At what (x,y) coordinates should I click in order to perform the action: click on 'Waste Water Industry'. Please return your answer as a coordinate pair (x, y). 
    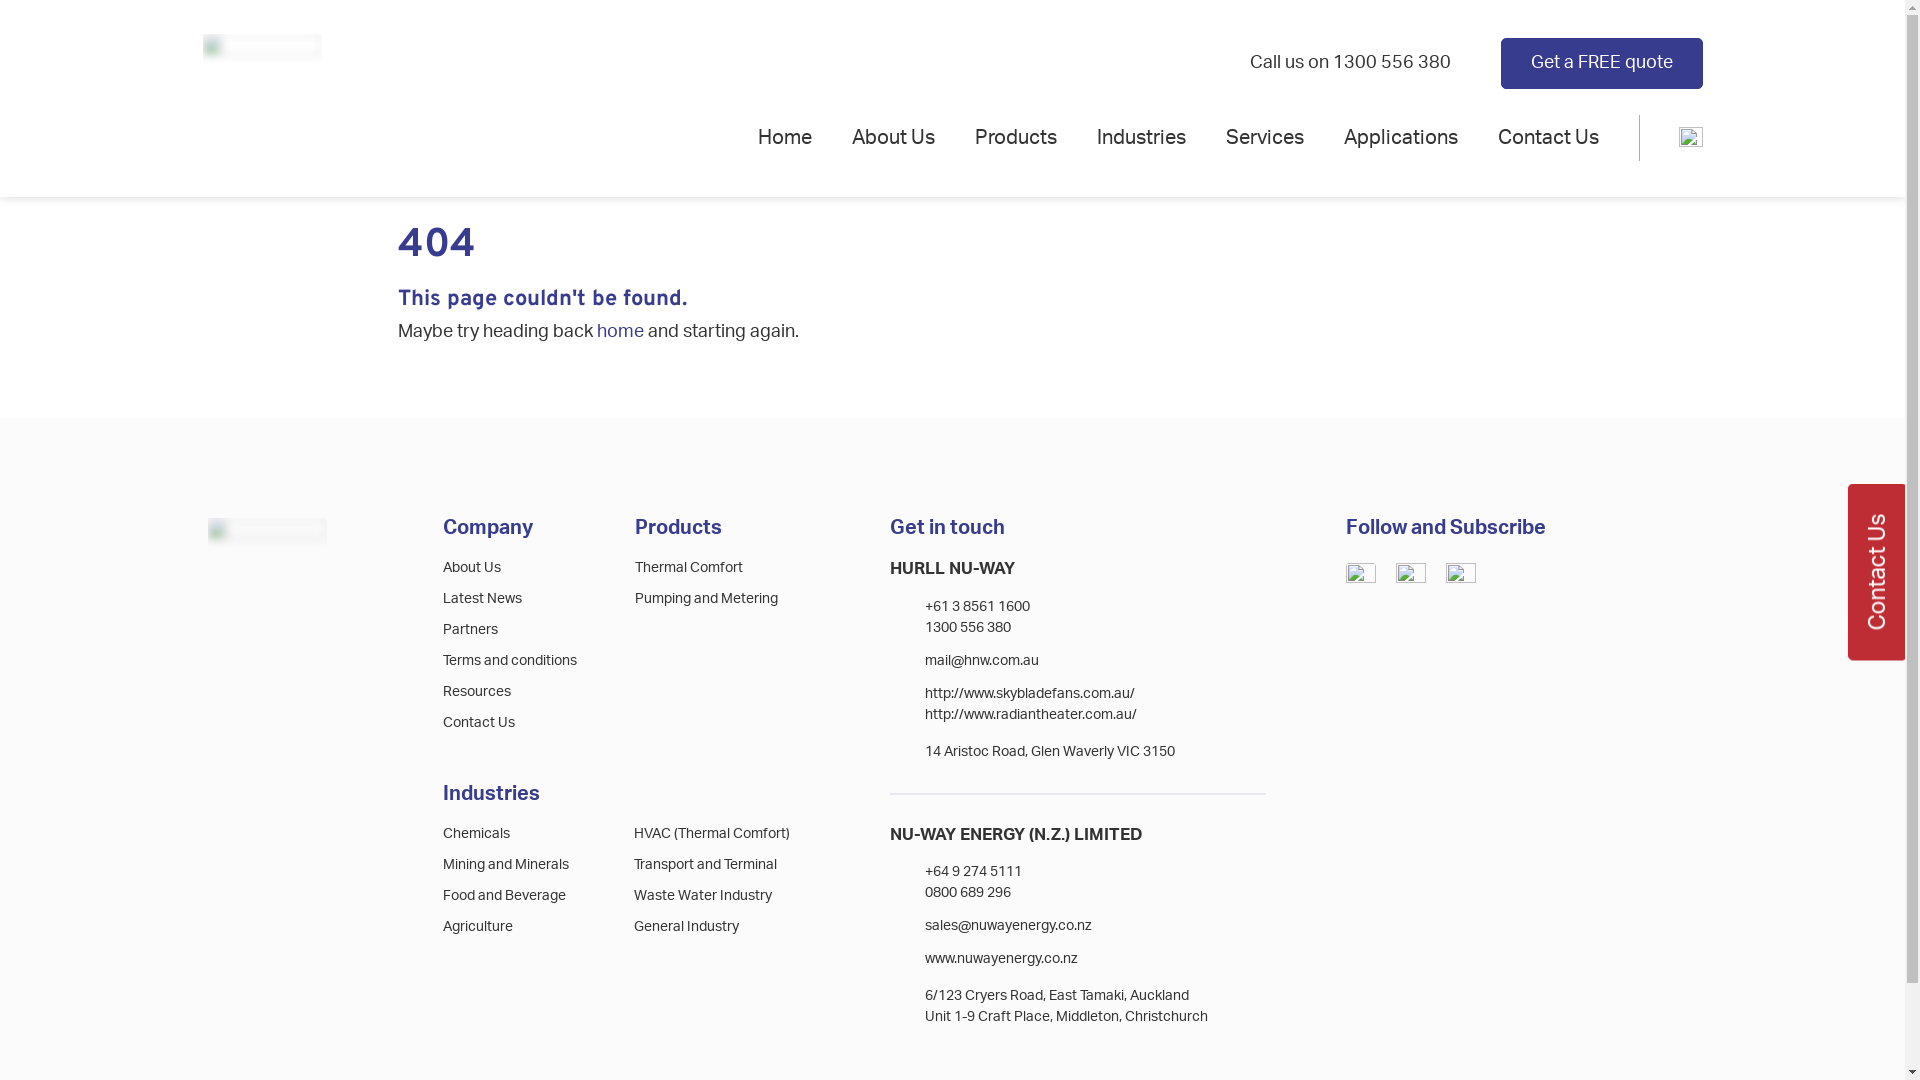
    Looking at the image, I should click on (702, 894).